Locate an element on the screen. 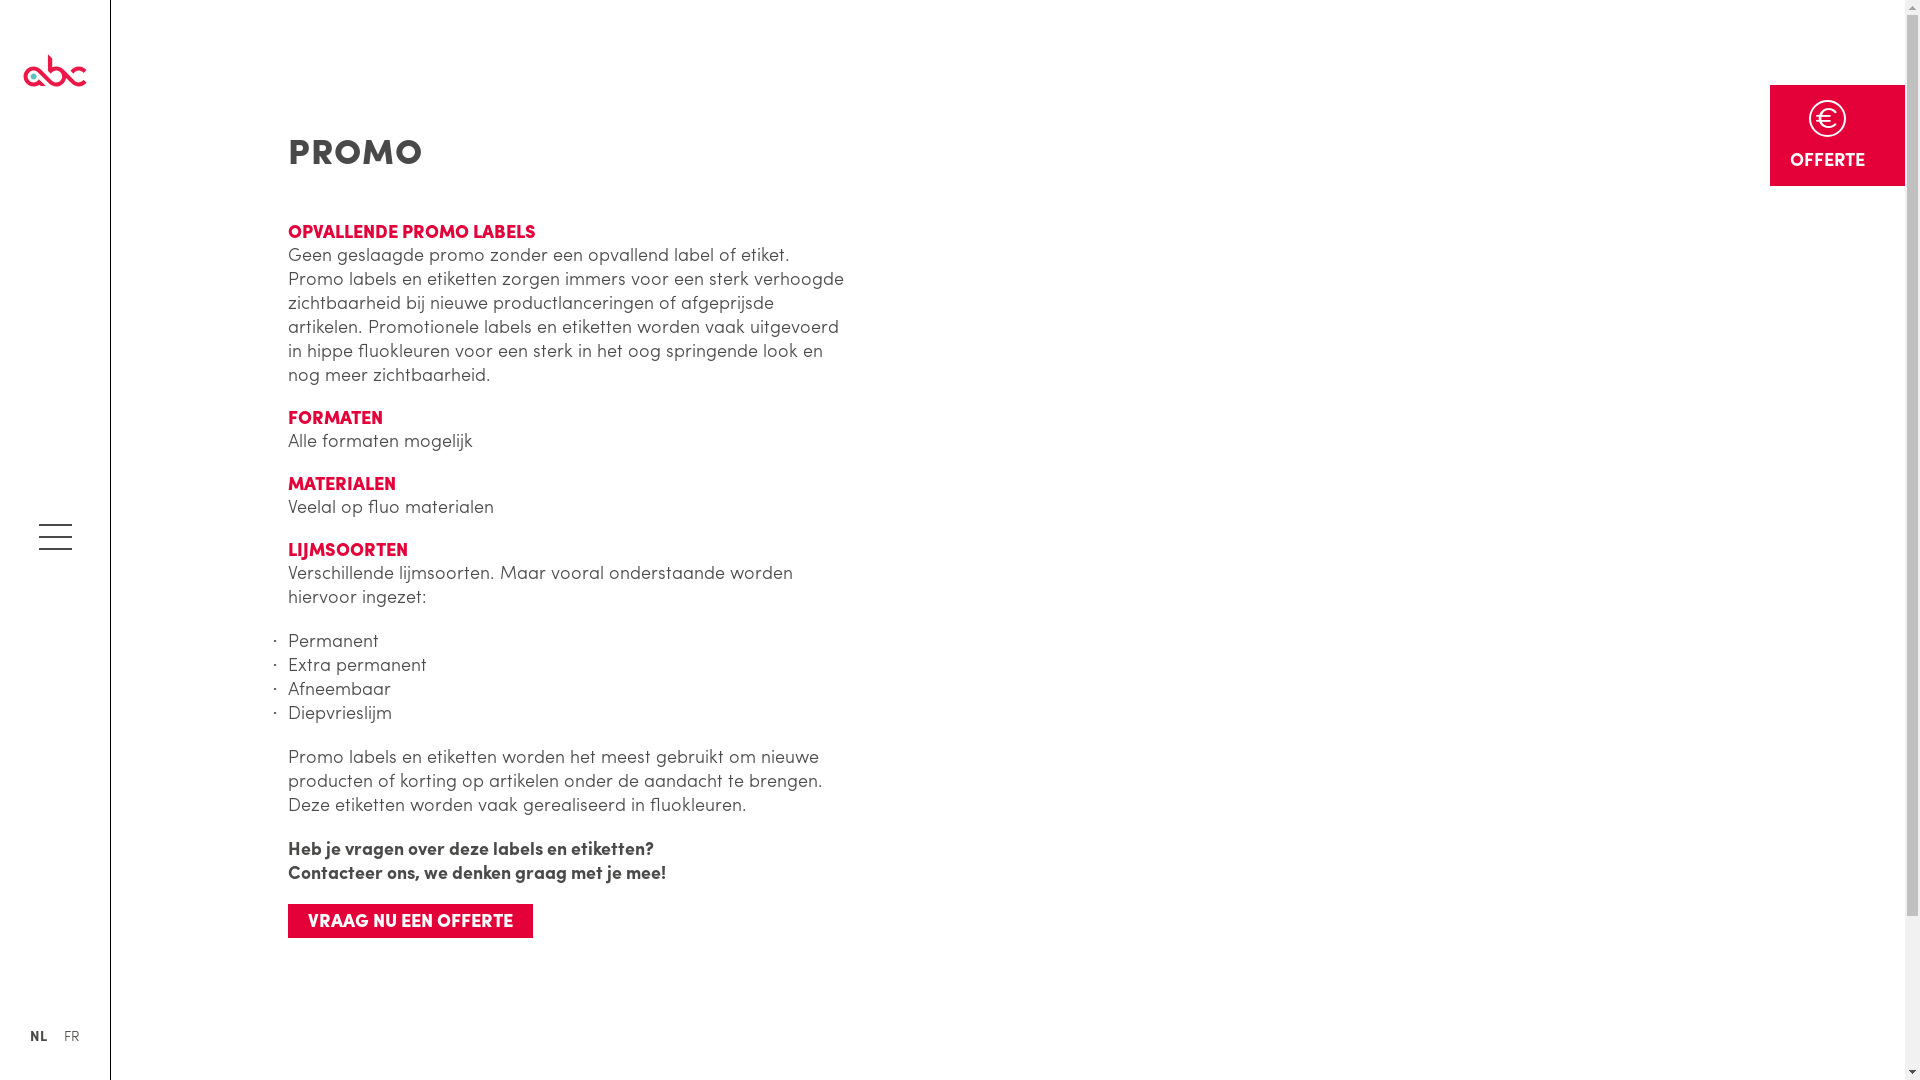 This screenshot has width=1920, height=1080. 'NL' is located at coordinates (38, 1034).